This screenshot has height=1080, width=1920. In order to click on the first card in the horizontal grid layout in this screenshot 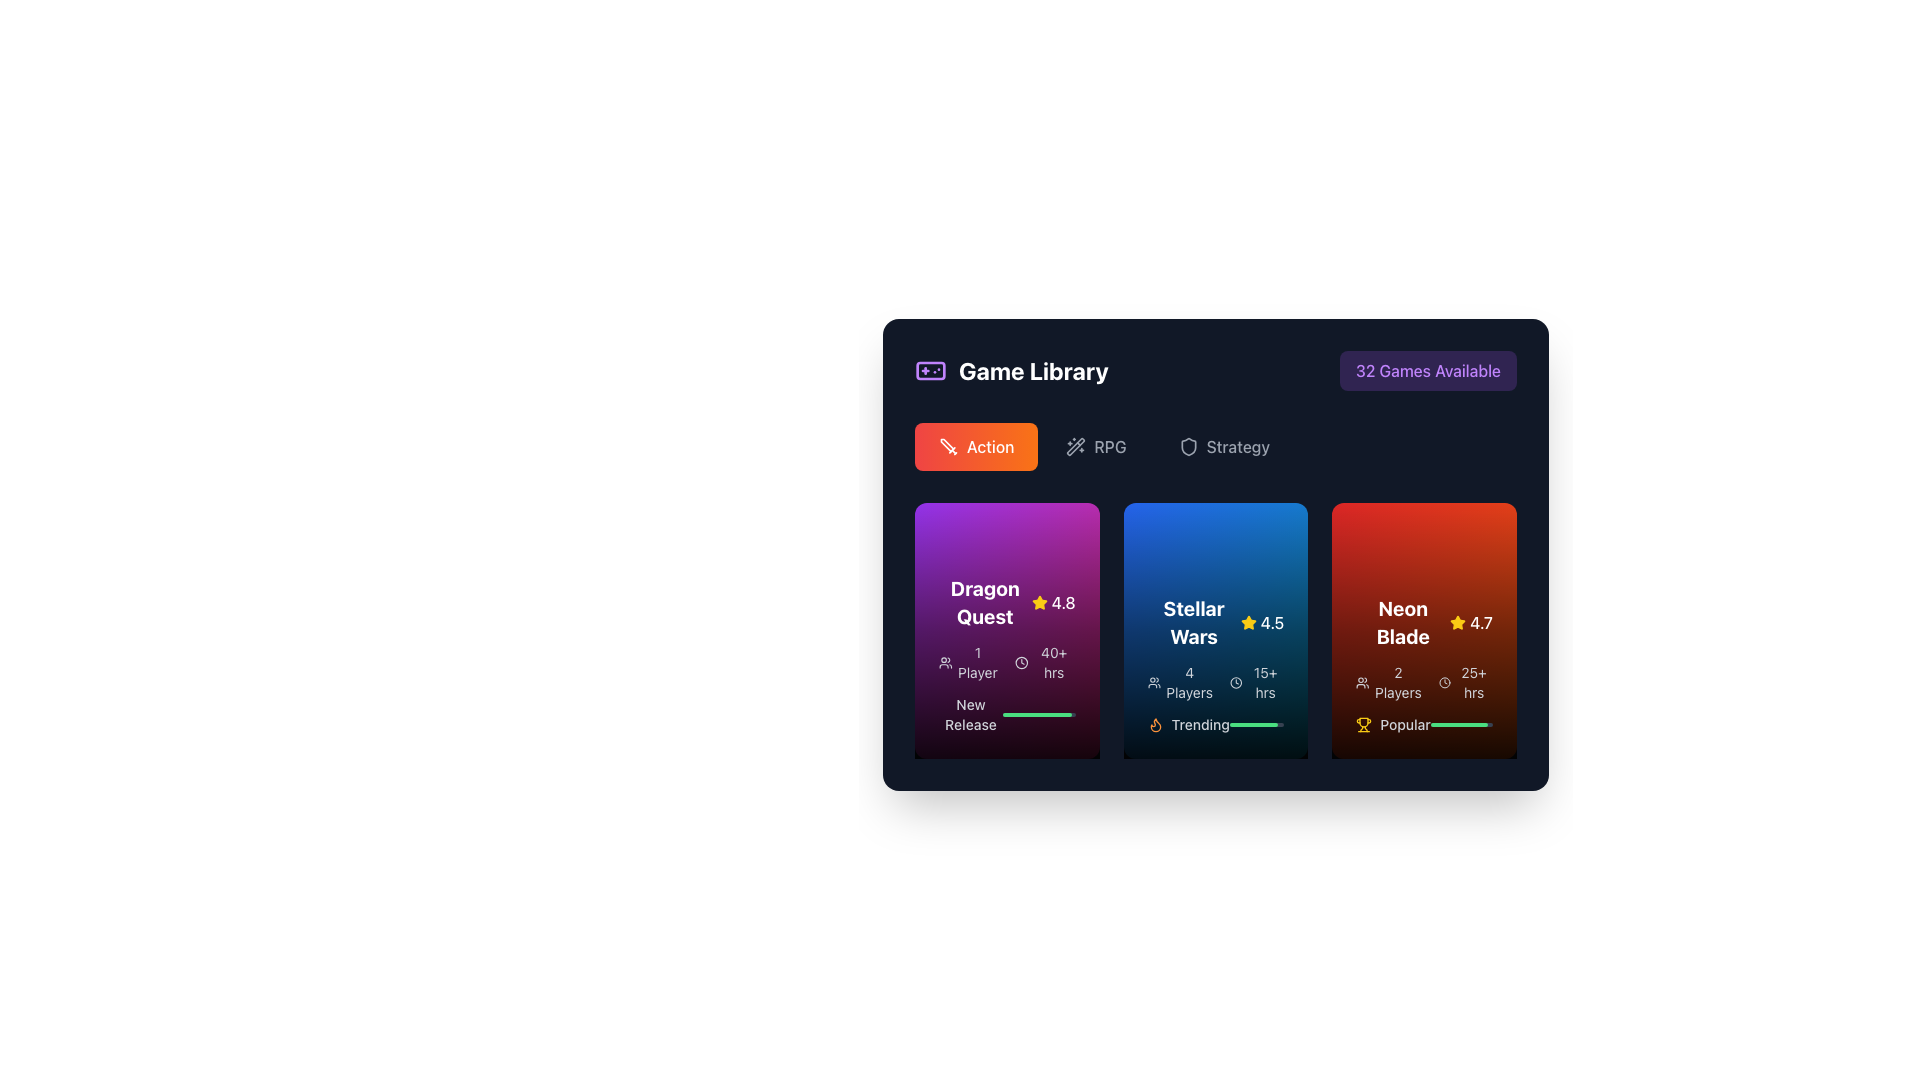, I will do `click(1007, 631)`.